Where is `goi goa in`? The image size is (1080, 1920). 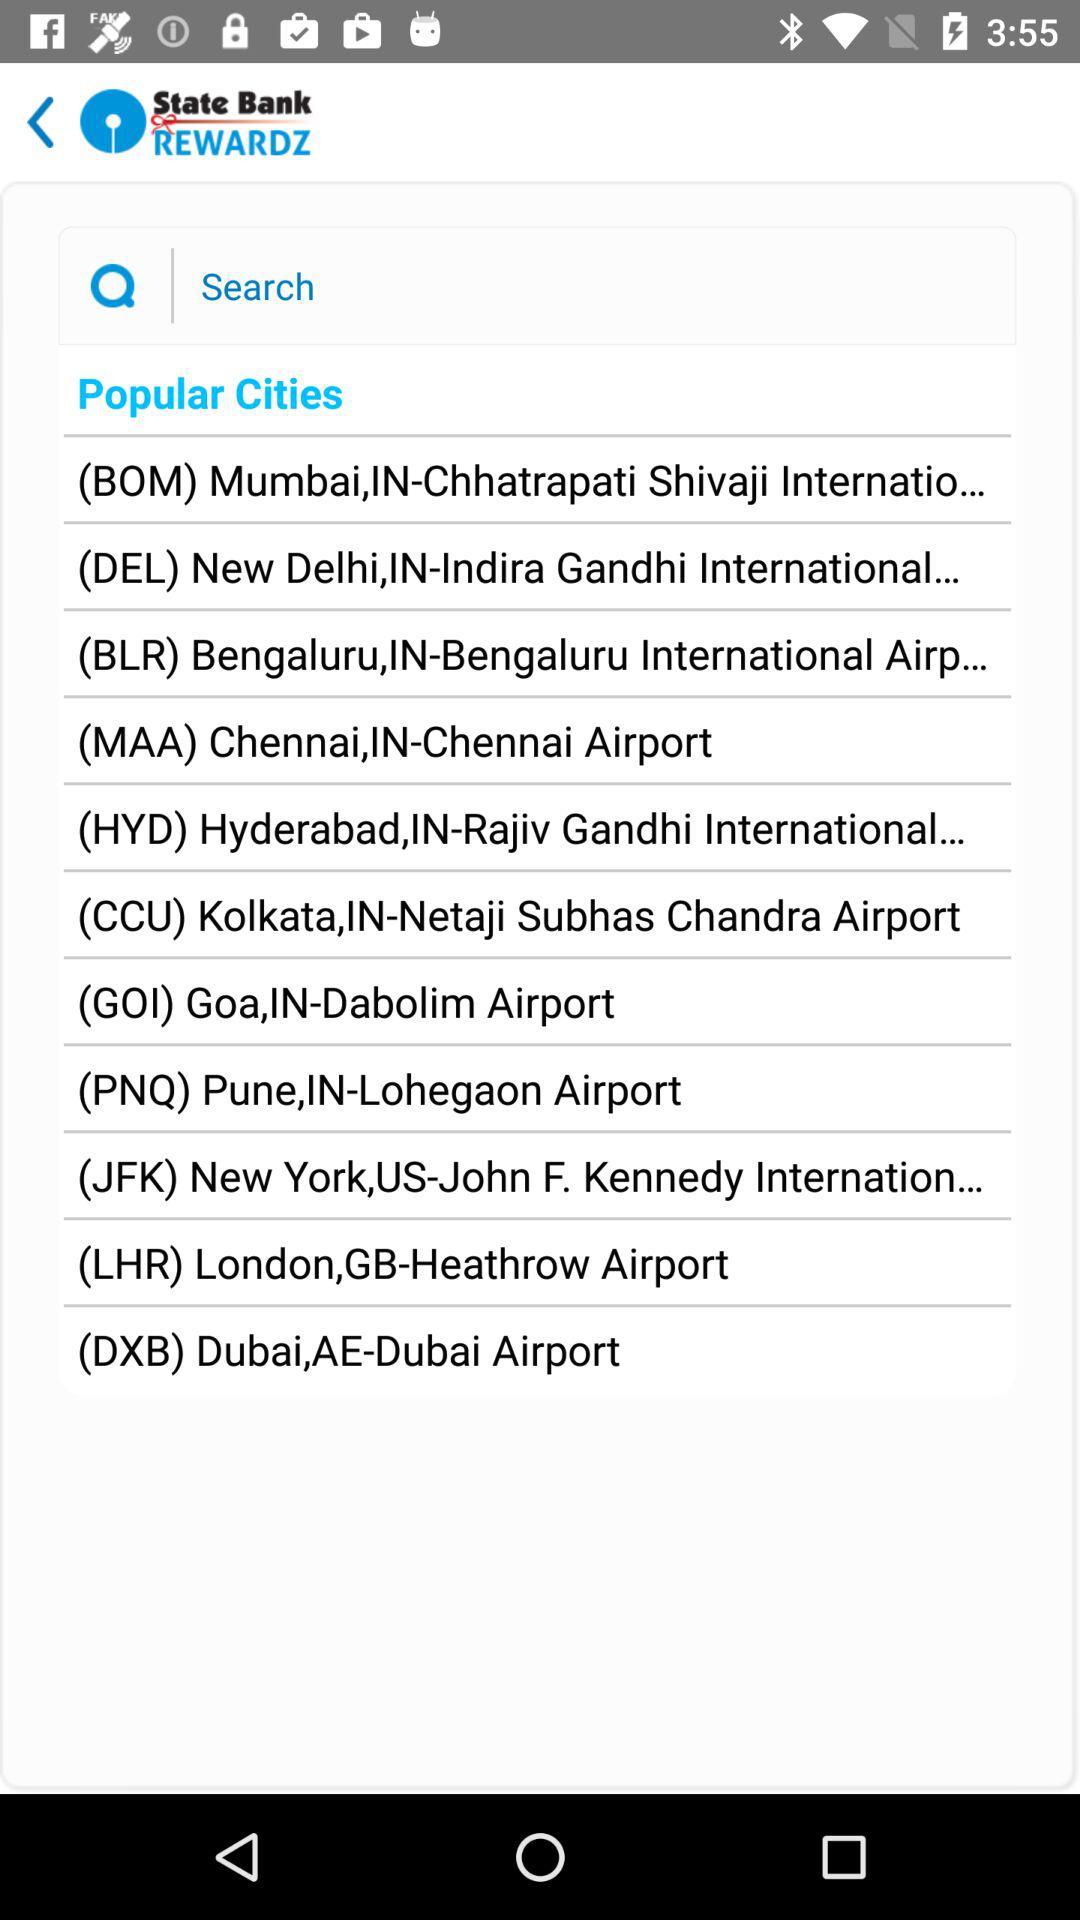
goi goa in is located at coordinates (345, 1001).